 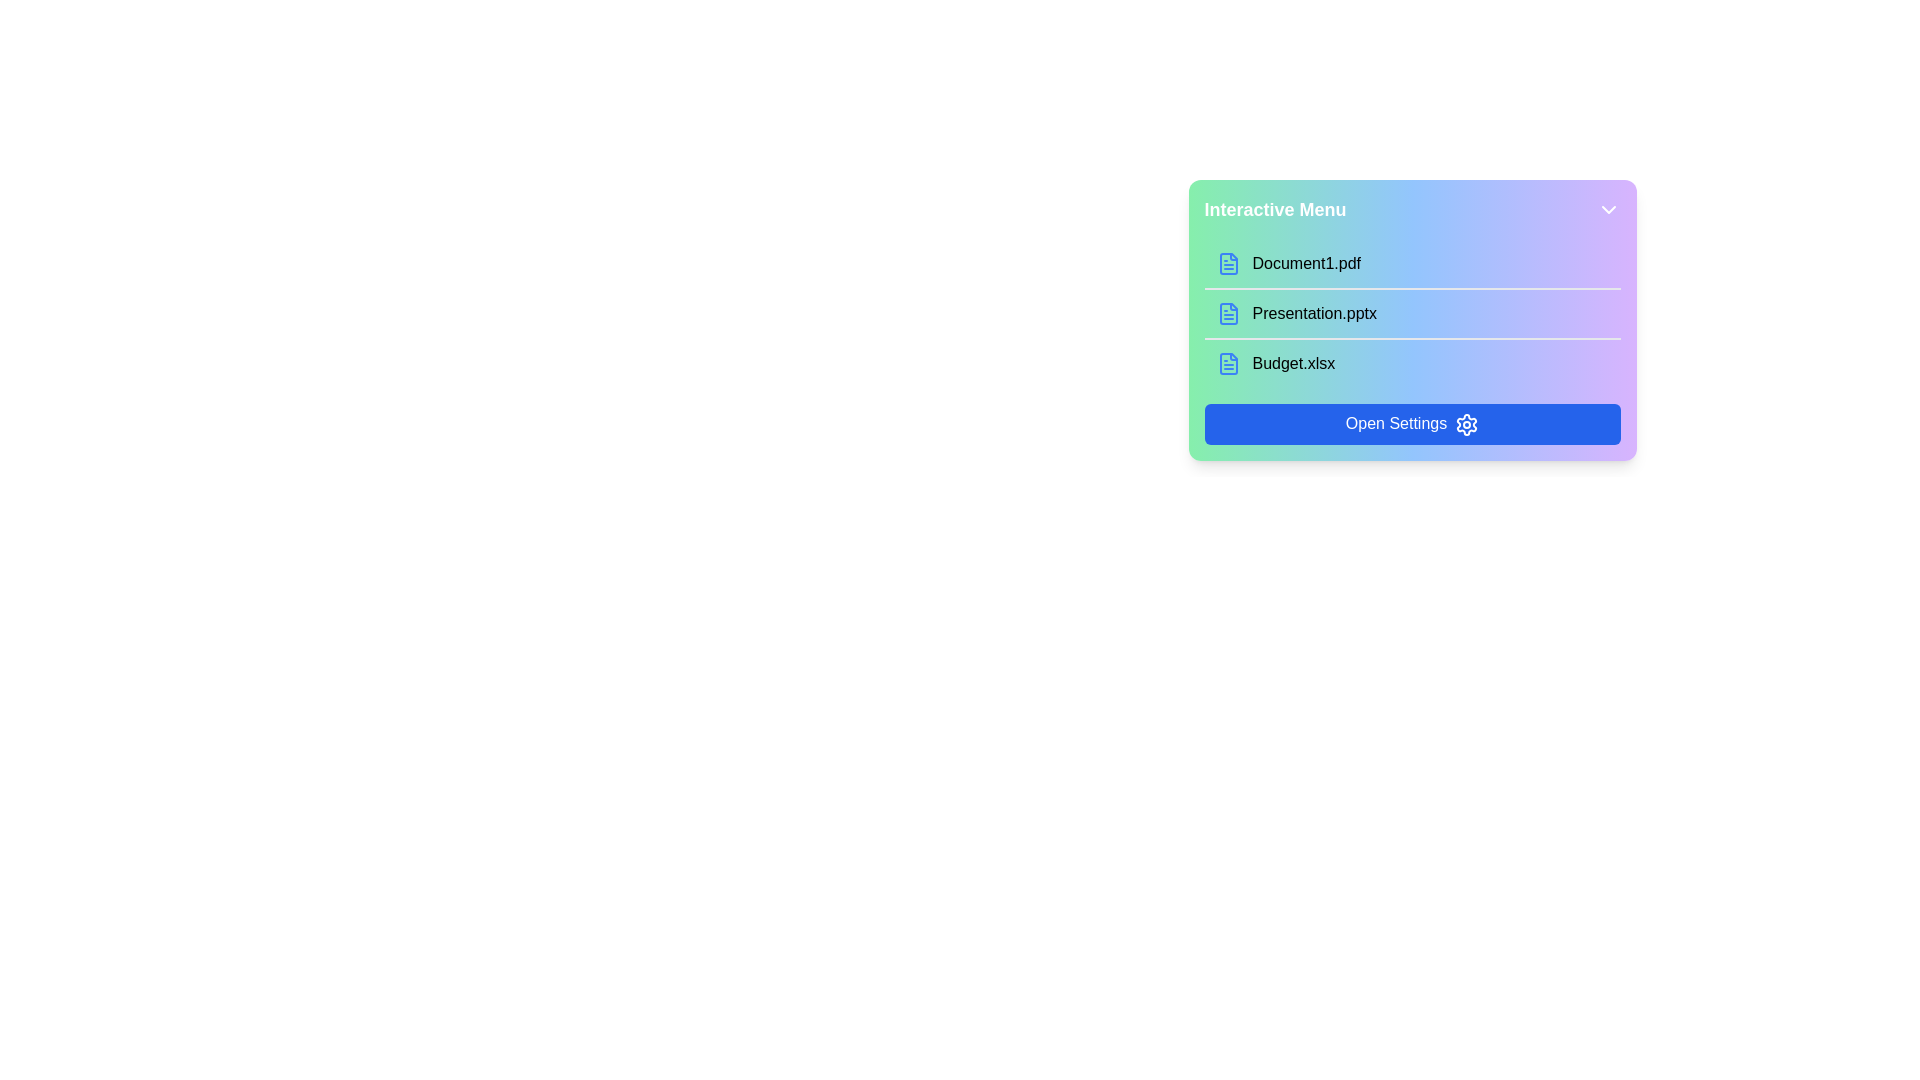 I want to click on the Interactive menu to interact with the selectable files ranging from 'Document1.pdf' to 'Open Settings', so click(x=1411, y=319).